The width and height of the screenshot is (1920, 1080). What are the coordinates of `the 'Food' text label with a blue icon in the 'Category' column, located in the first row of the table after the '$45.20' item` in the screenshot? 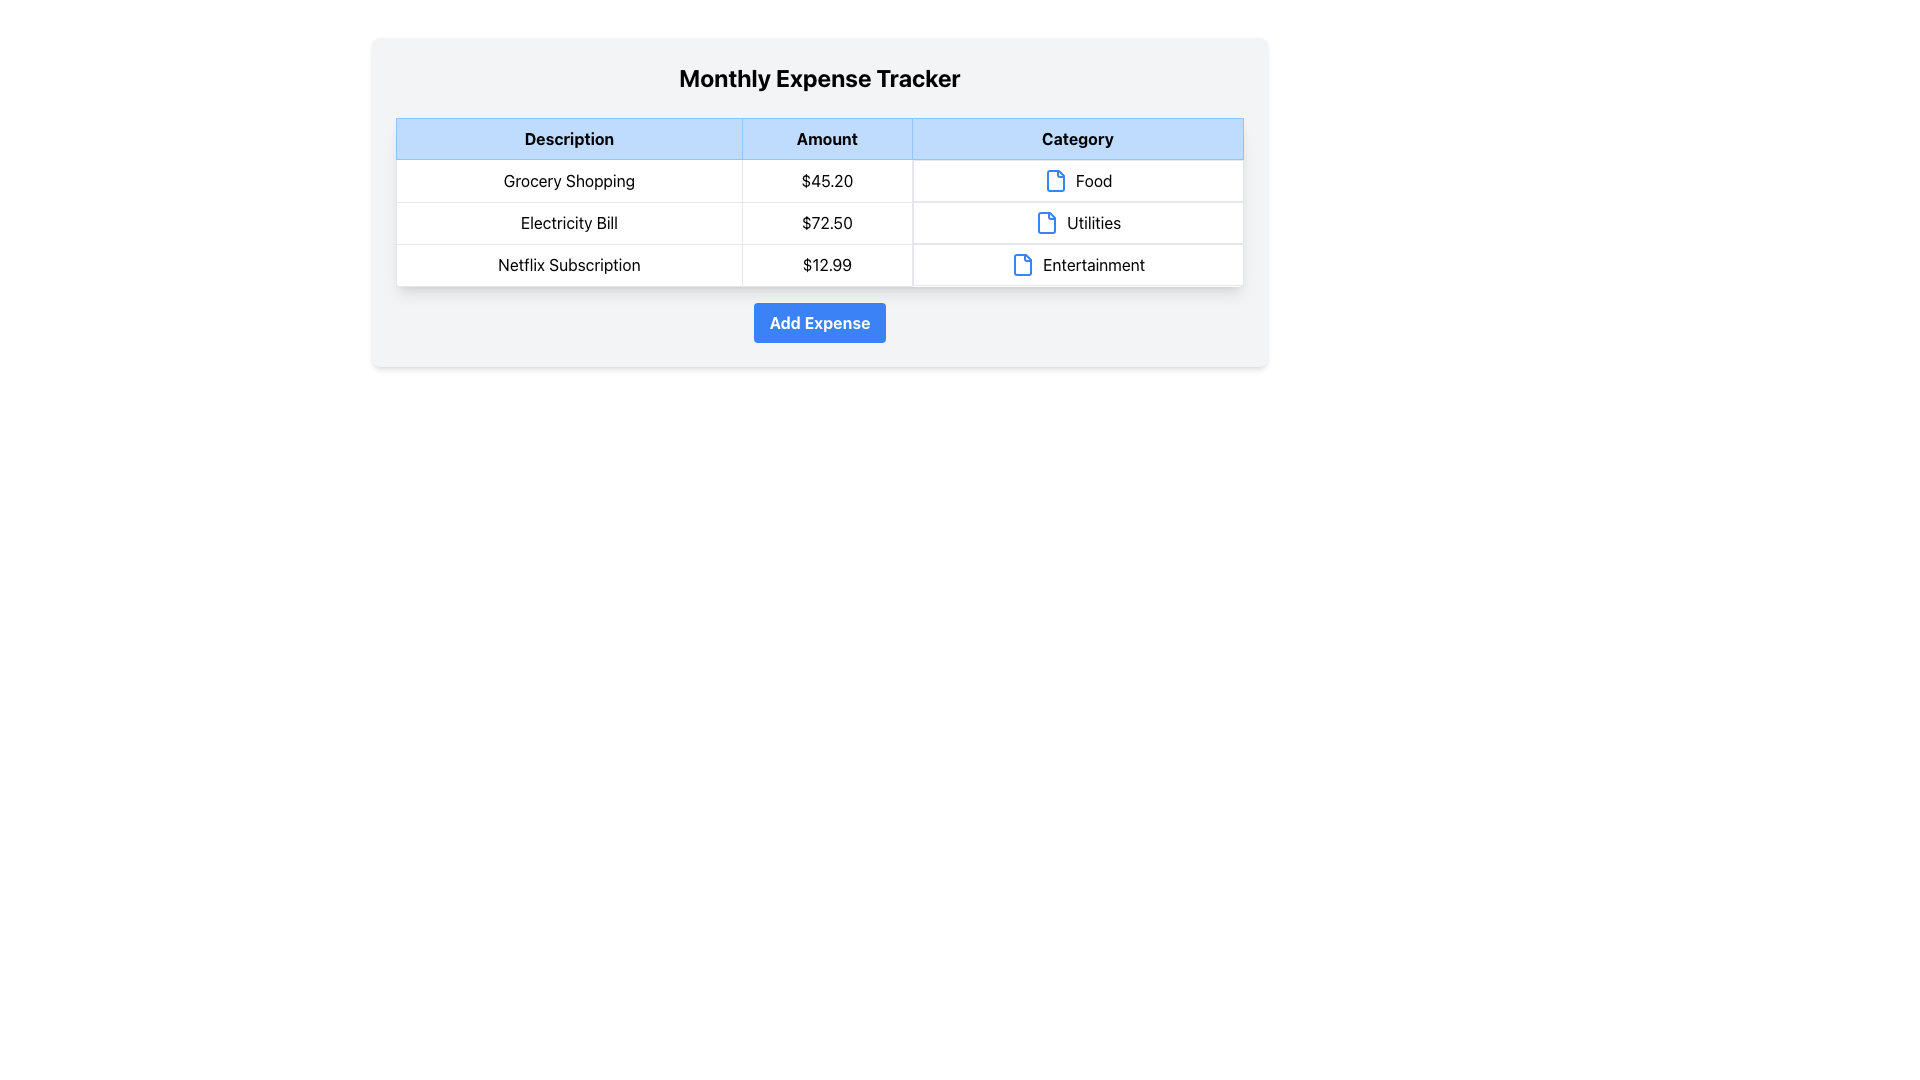 It's located at (1077, 181).